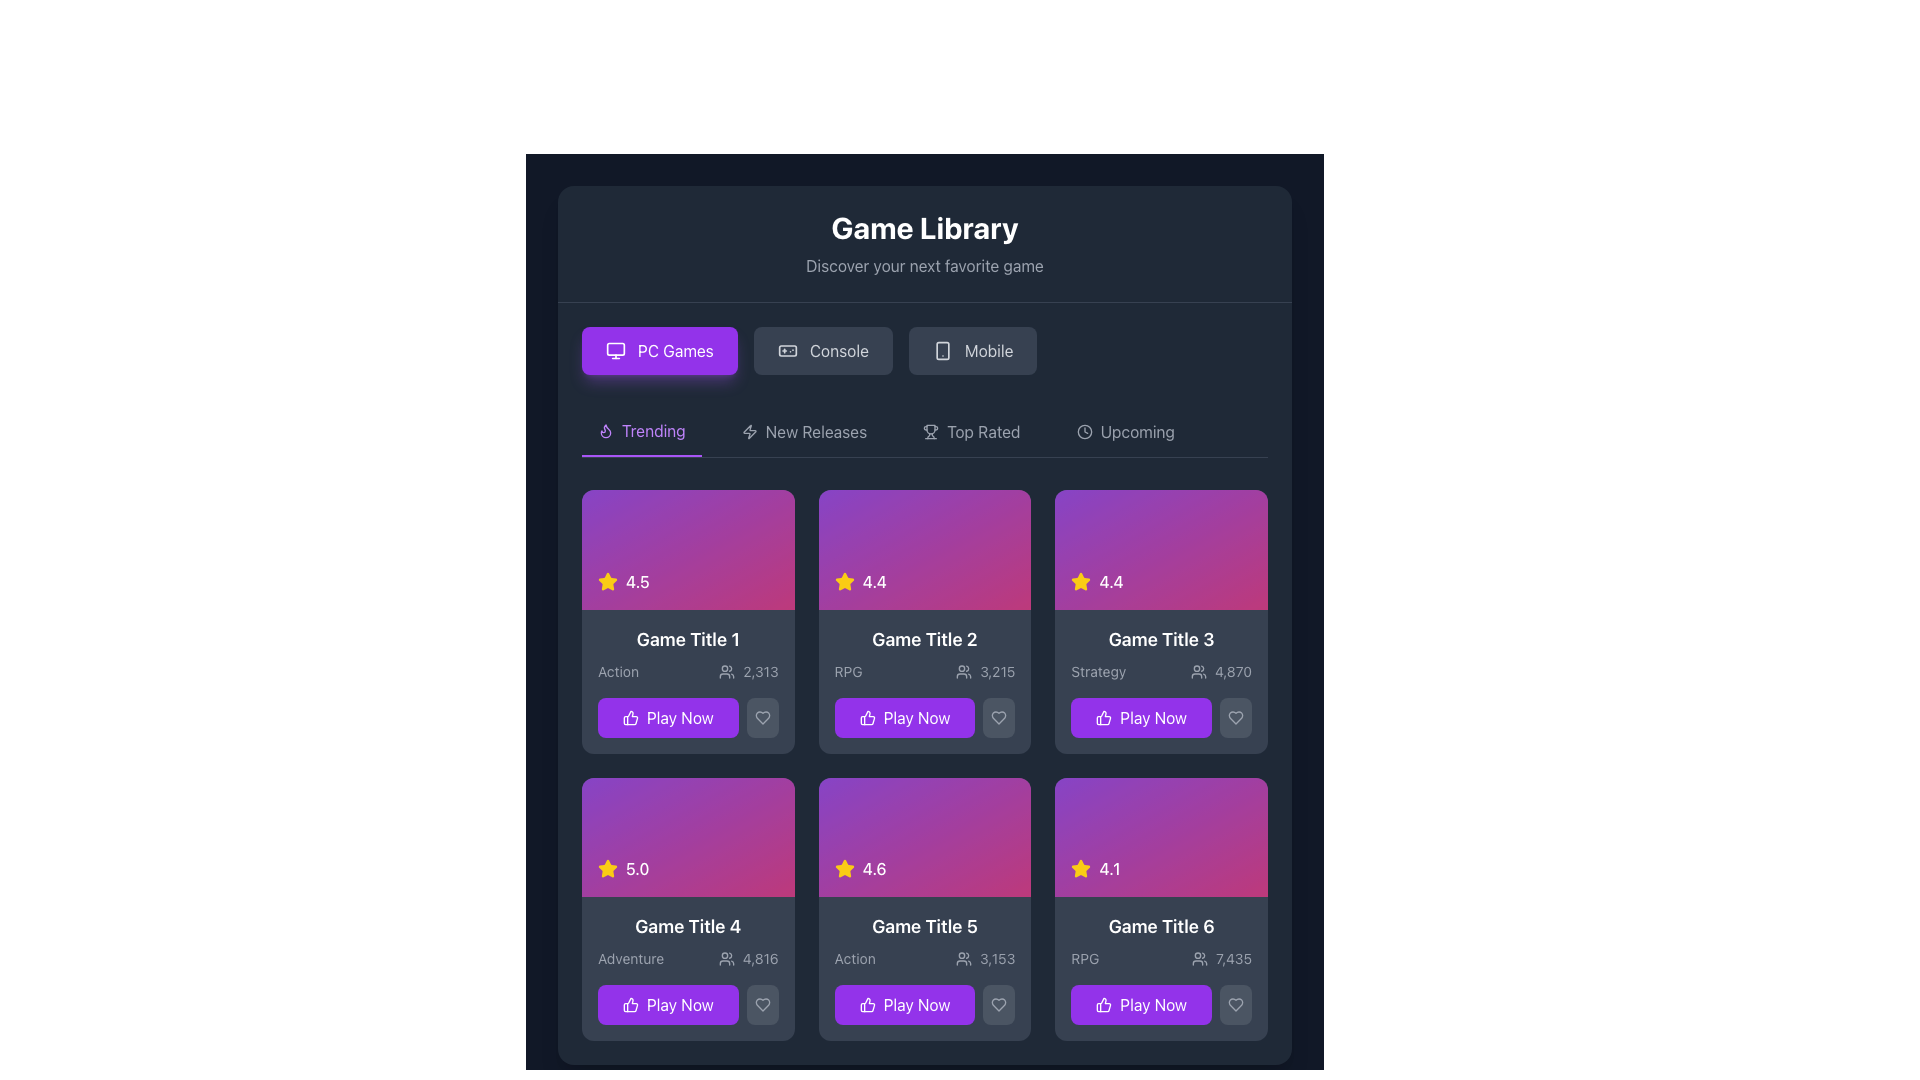 The width and height of the screenshot is (1920, 1080). Describe the element at coordinates (1141, 716) in the screenshot. I see `the purple rectangular button labeled 'Play Now' with a thumbs-up icon, located in the card for 'Game Title 3'` at that location.